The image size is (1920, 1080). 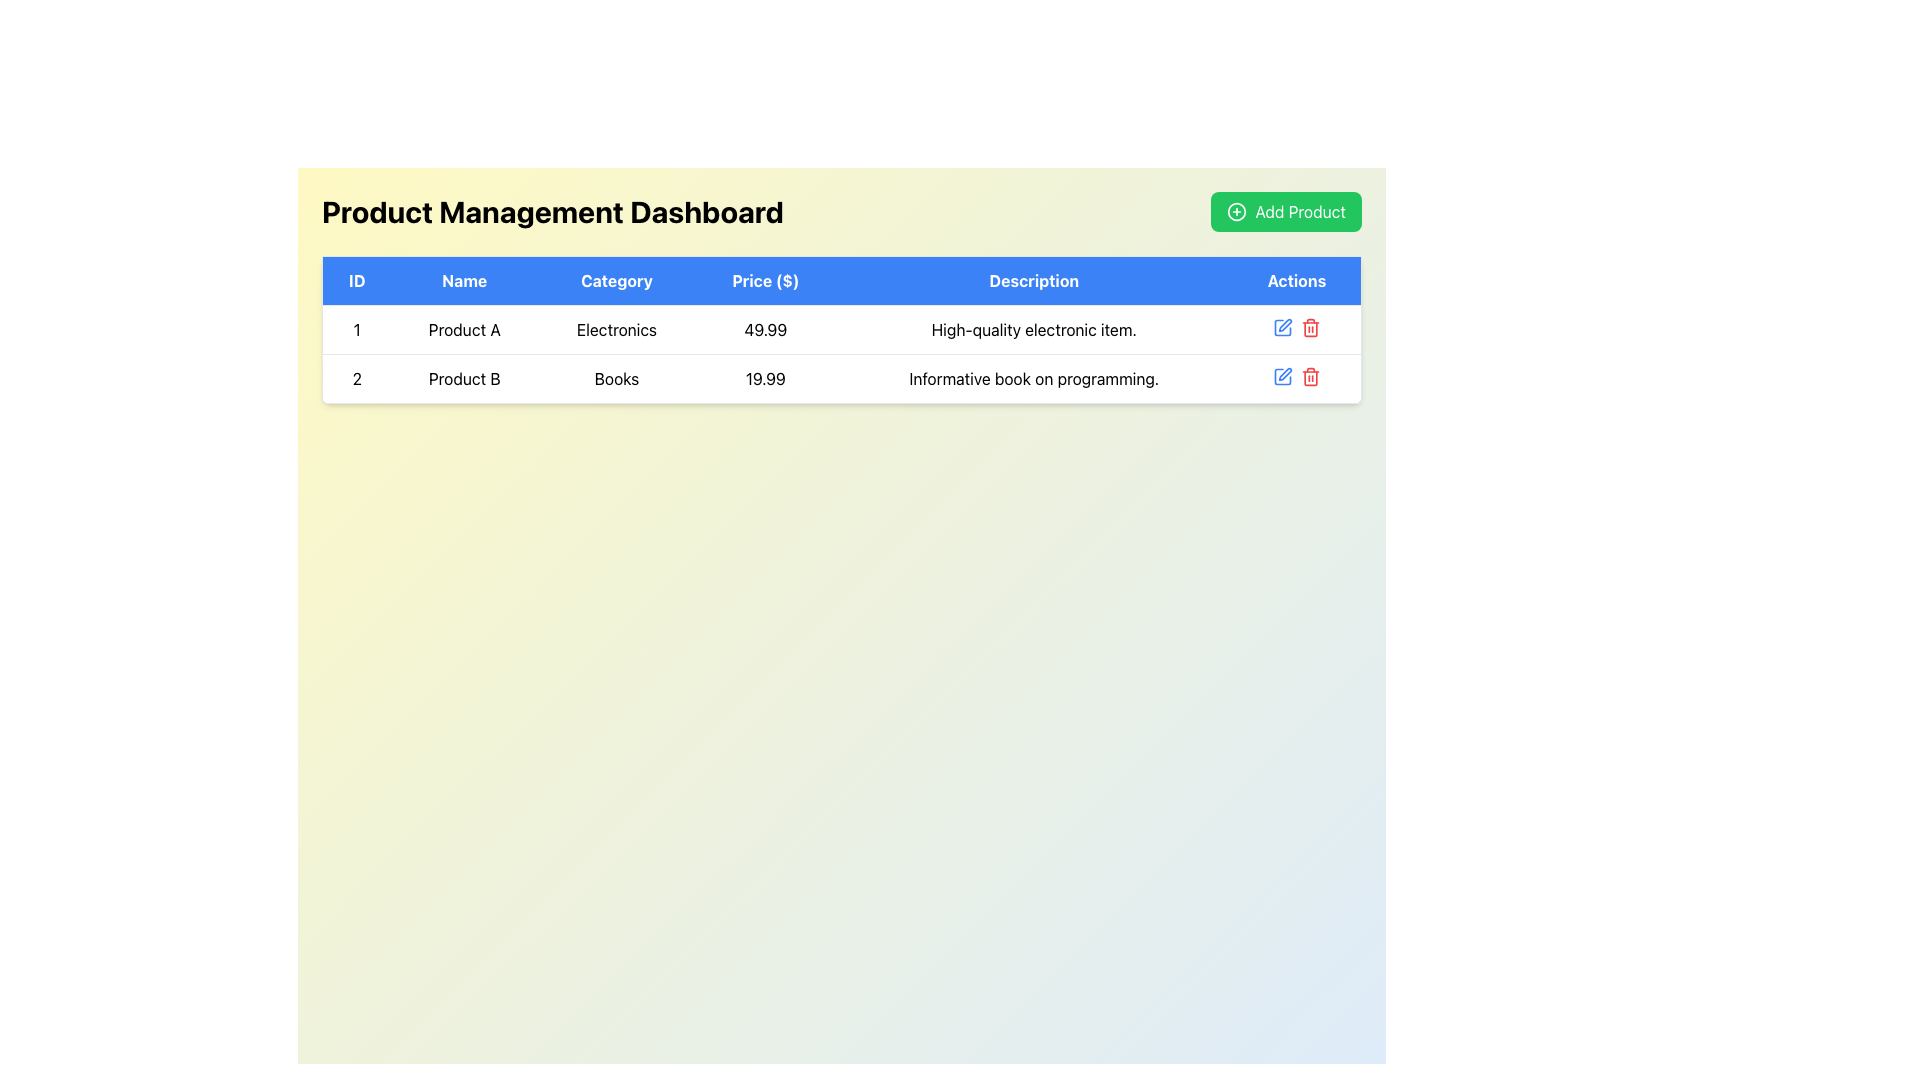 What do you see at coordinates (841, 378) in the screenshot?
I see `the table row entry for 'Product B' in the 'Product Management Dashboard', which includes its details like category, price, and description` at bounding box center [841, 378].